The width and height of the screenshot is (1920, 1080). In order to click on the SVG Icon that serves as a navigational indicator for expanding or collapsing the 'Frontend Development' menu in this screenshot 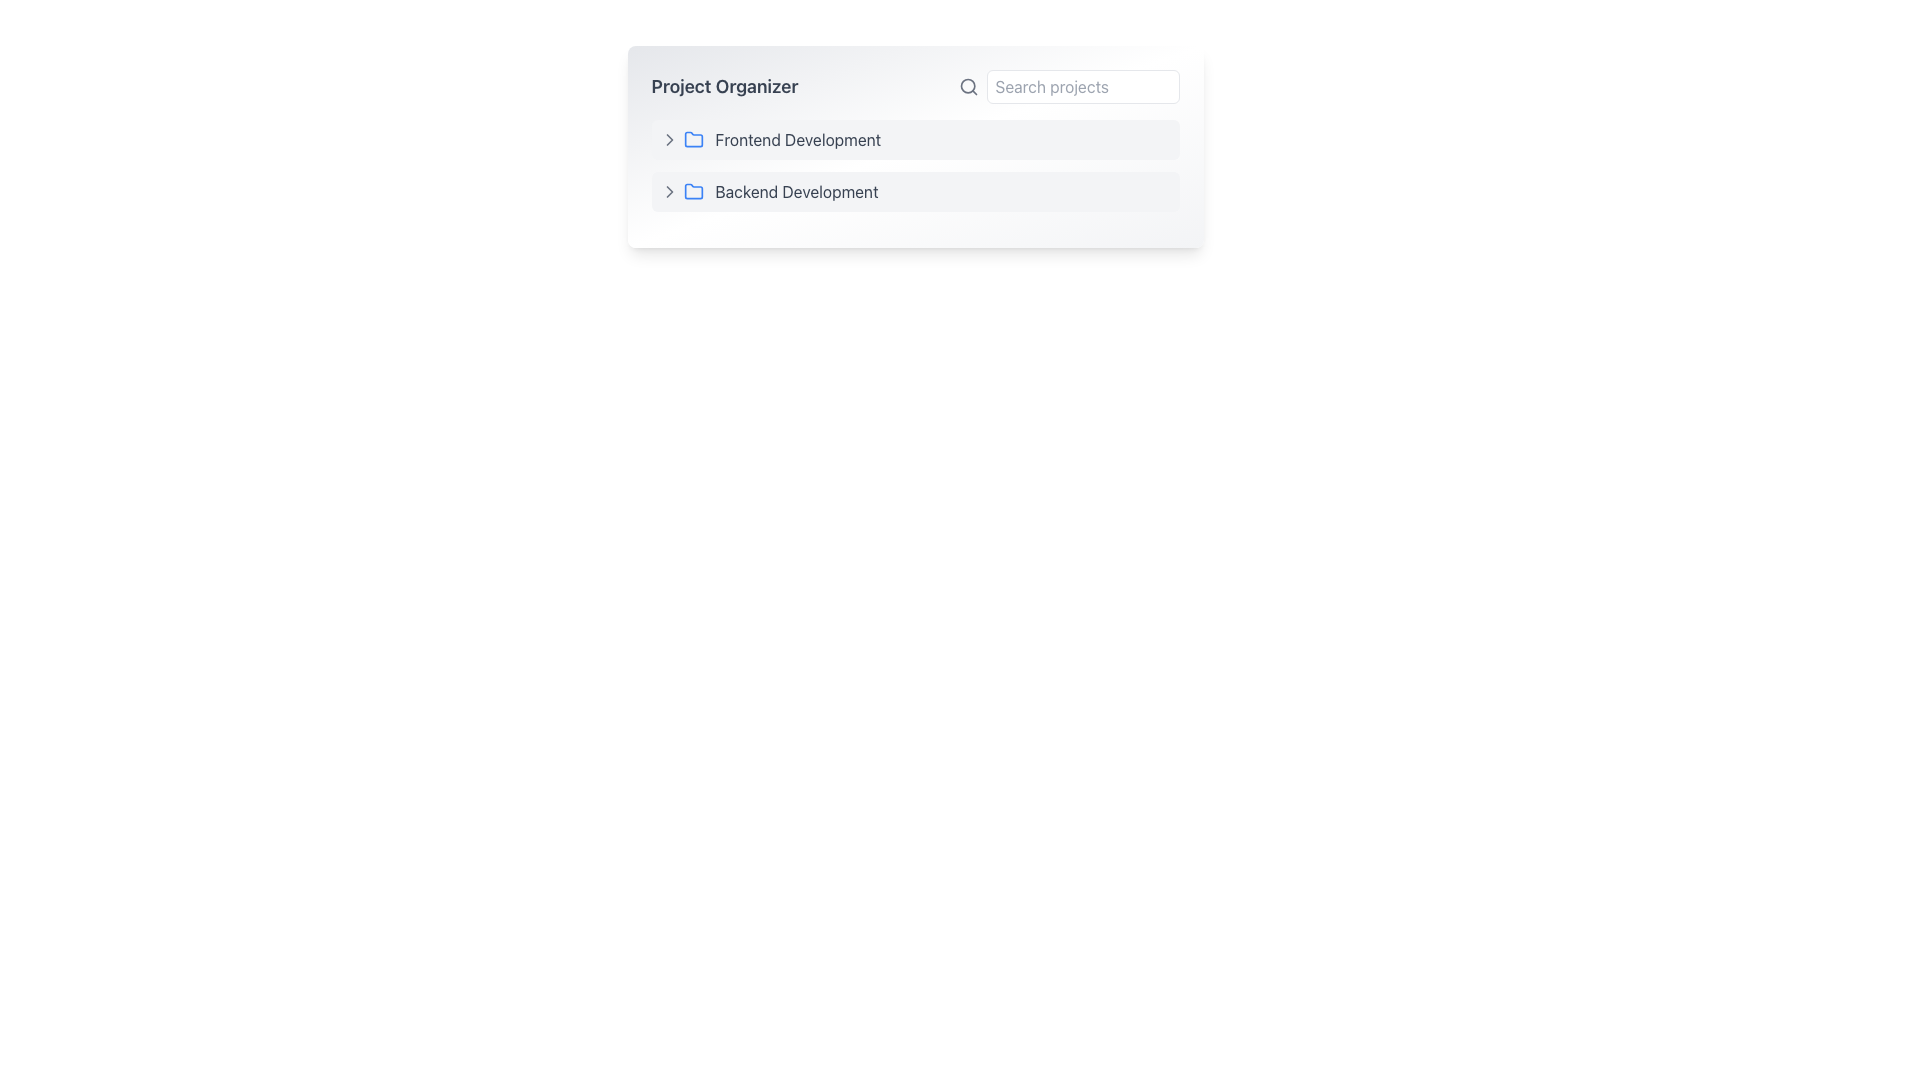, I will do `click(669, 138)`.